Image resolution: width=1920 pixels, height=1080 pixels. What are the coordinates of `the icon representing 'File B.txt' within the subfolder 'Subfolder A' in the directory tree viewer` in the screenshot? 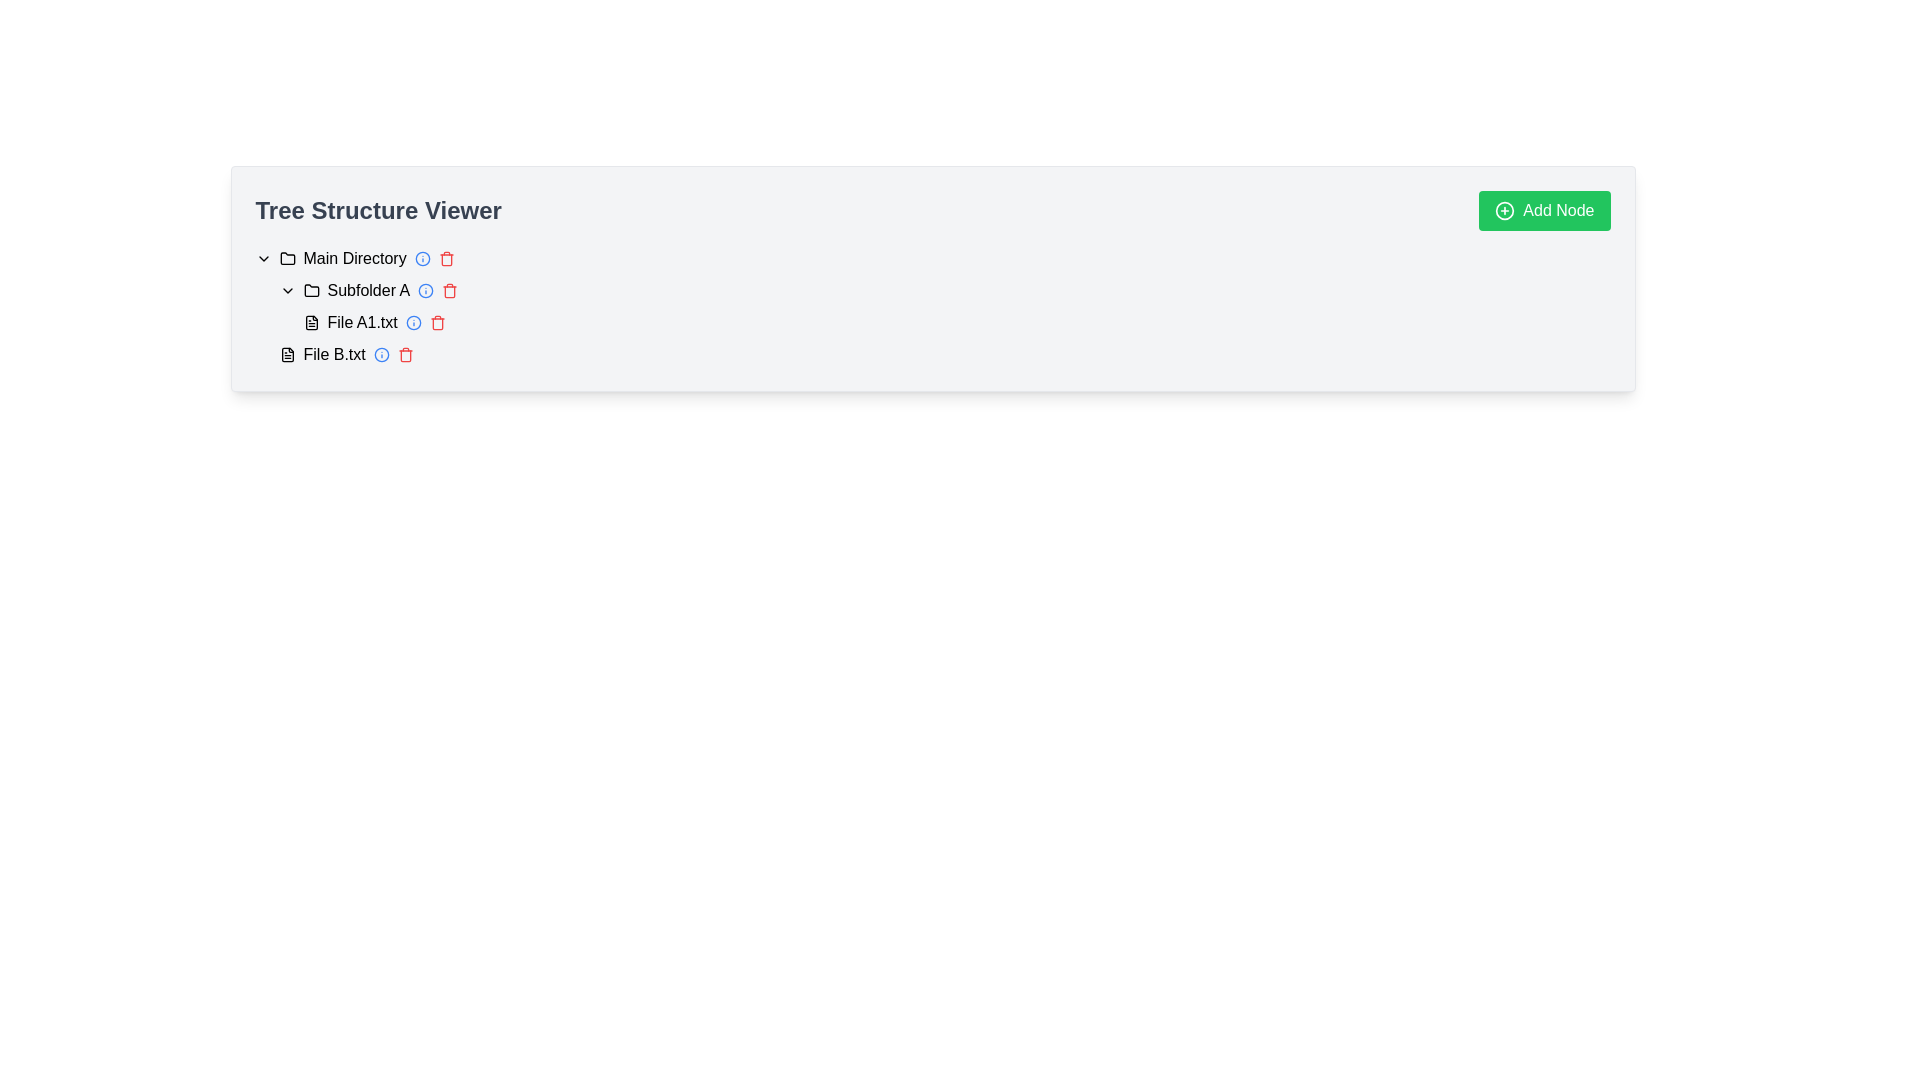 It's located at (286, 353).